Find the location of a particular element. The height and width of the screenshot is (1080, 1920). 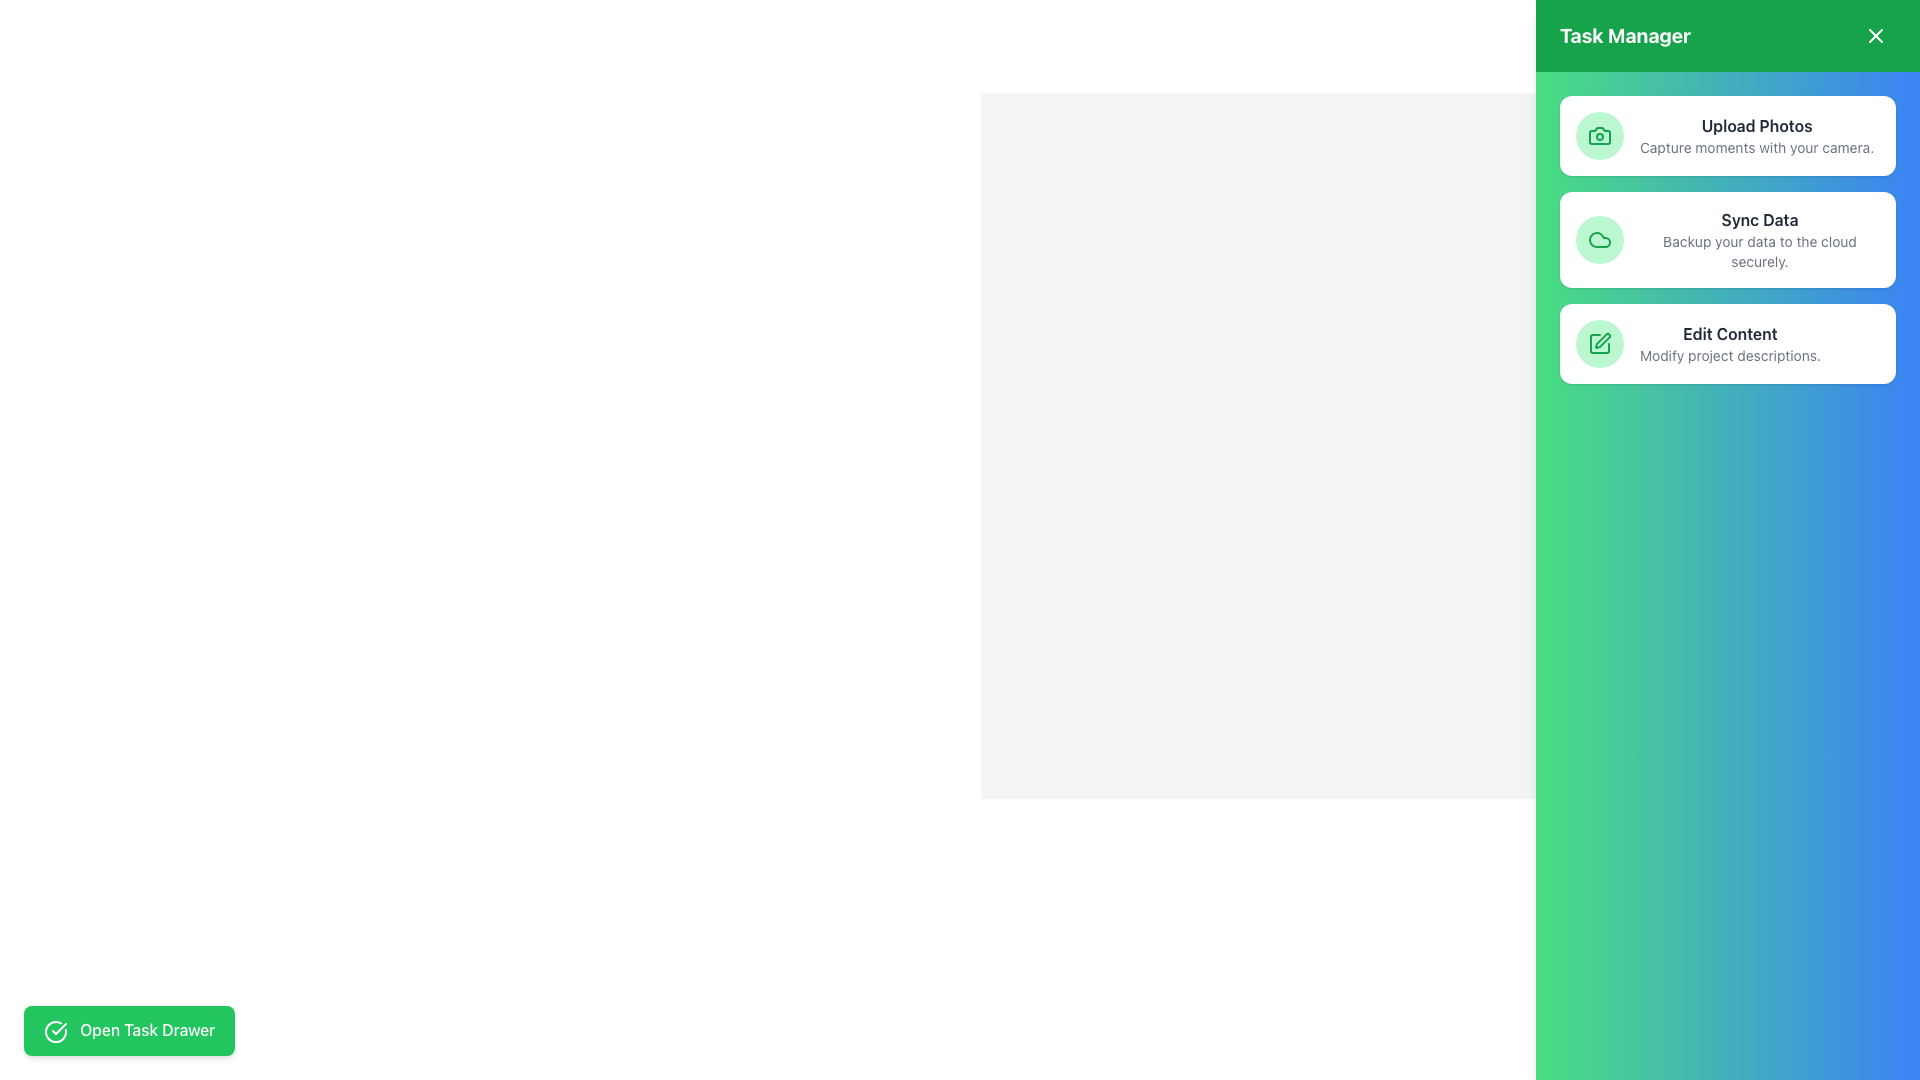

description text of the 'Sync Data' informational section, which includes the heading in bold dark gray and the description in lighter gray text is located at coordinates (1760, 238).